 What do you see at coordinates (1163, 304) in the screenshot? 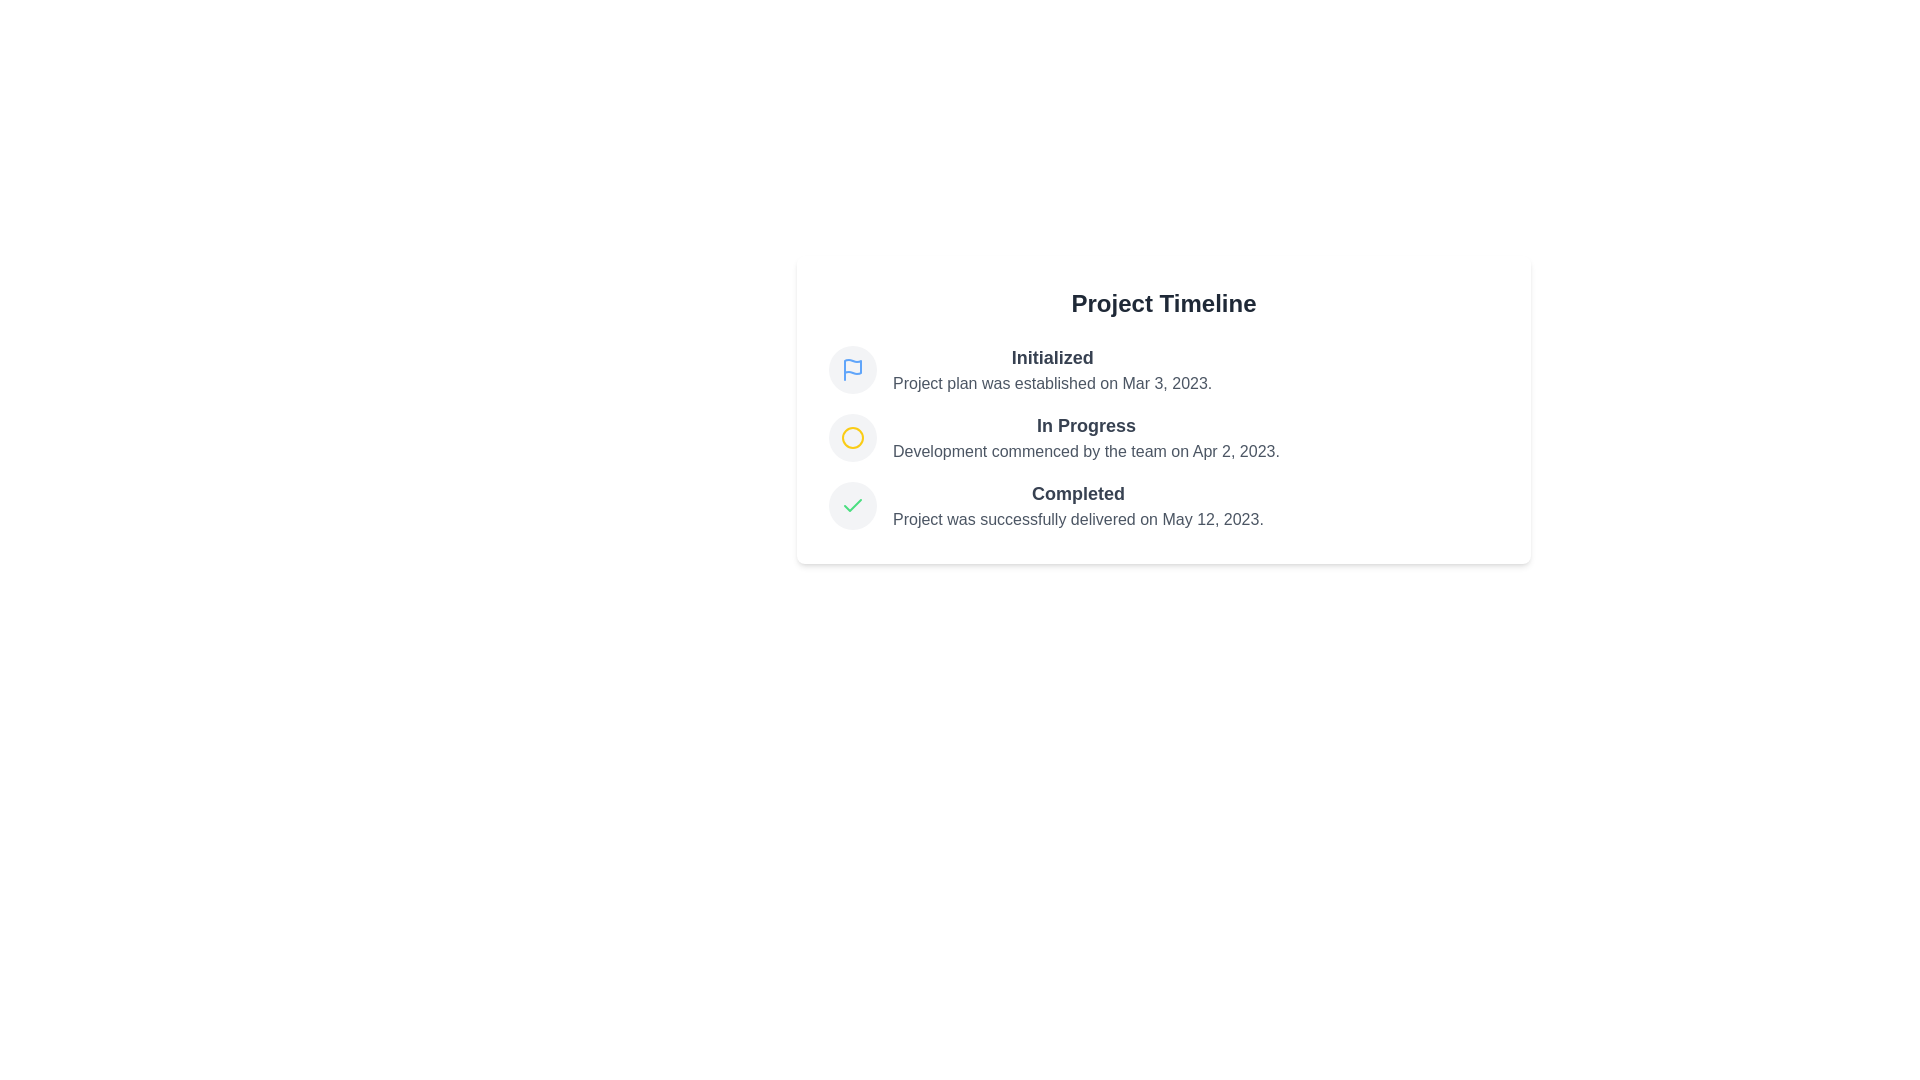
I see `text from the 'Project Timeline' header located at the top of the card-like structure with rounded corners and shadowed background` at bounding box center [1163, 304].